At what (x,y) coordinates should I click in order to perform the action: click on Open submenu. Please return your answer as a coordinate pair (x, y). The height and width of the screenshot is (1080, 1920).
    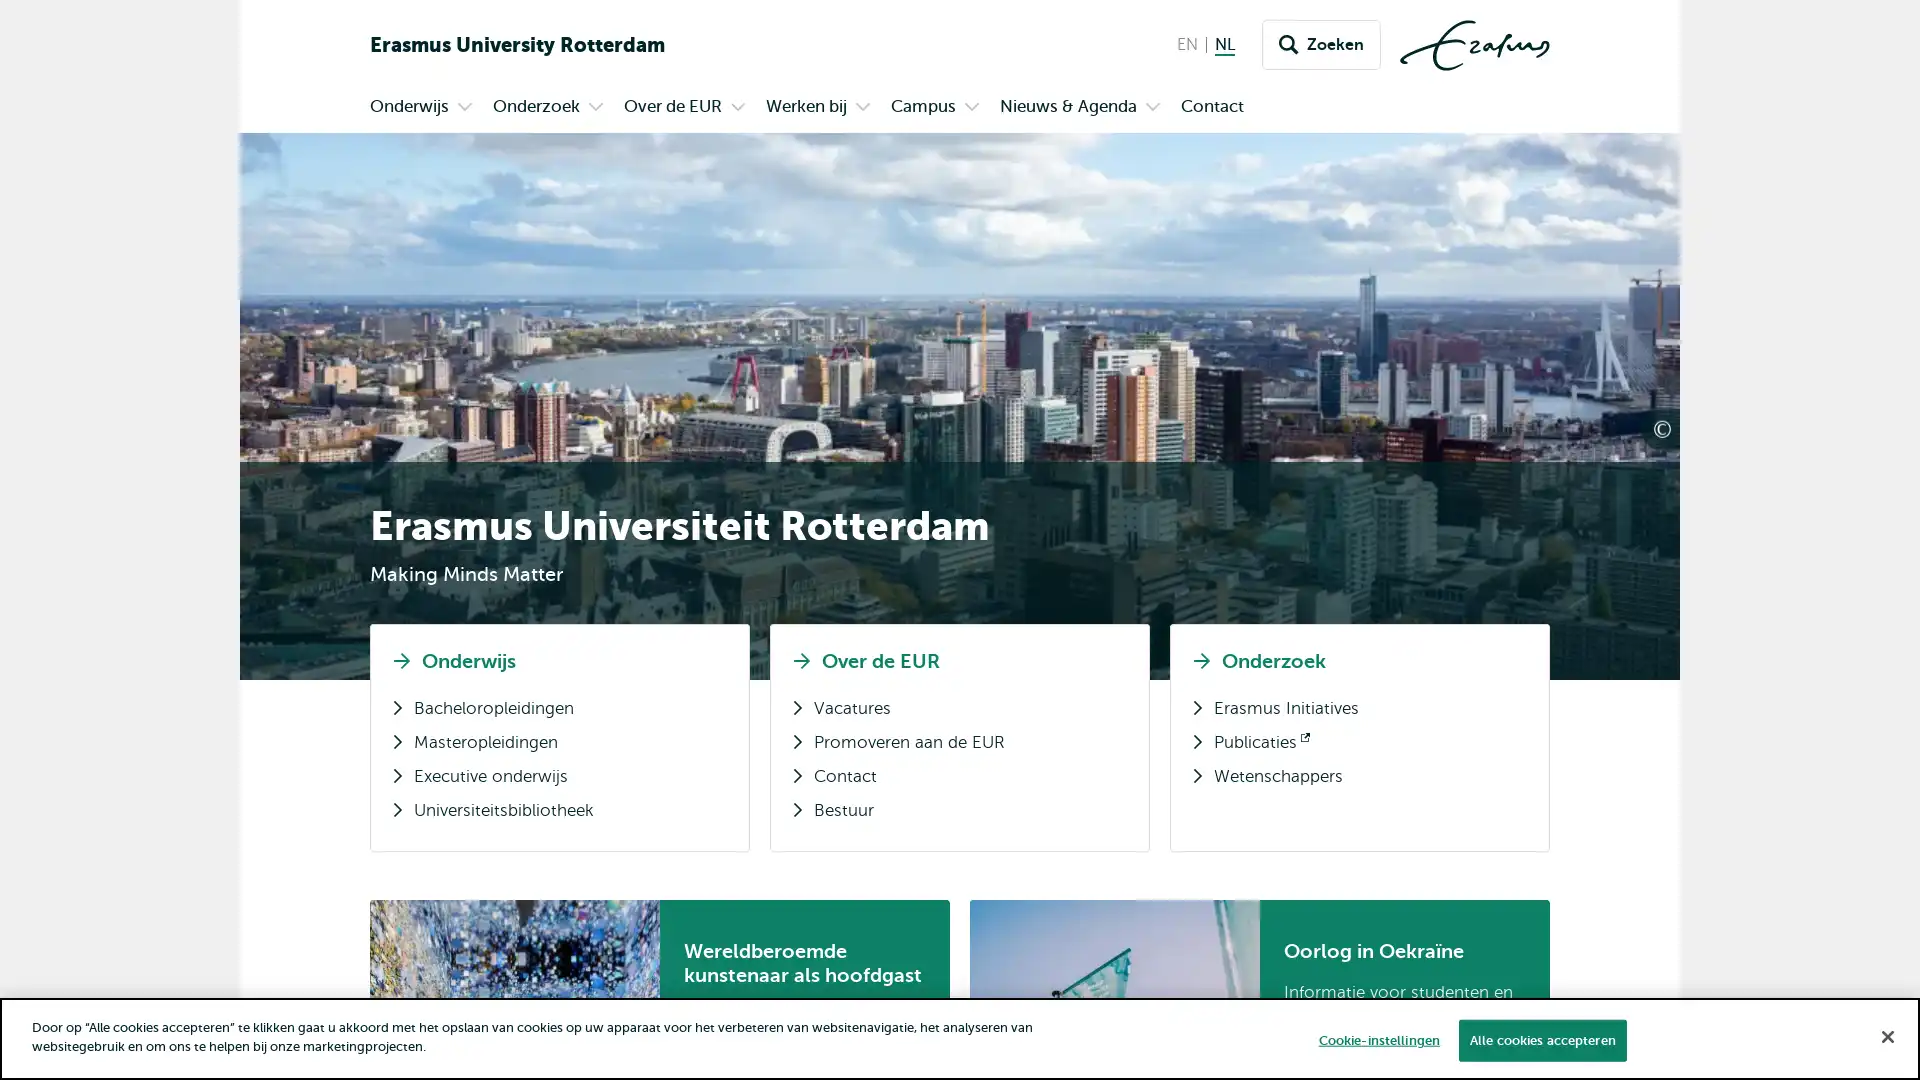
    Looking at the image, I should click on (464, 108).